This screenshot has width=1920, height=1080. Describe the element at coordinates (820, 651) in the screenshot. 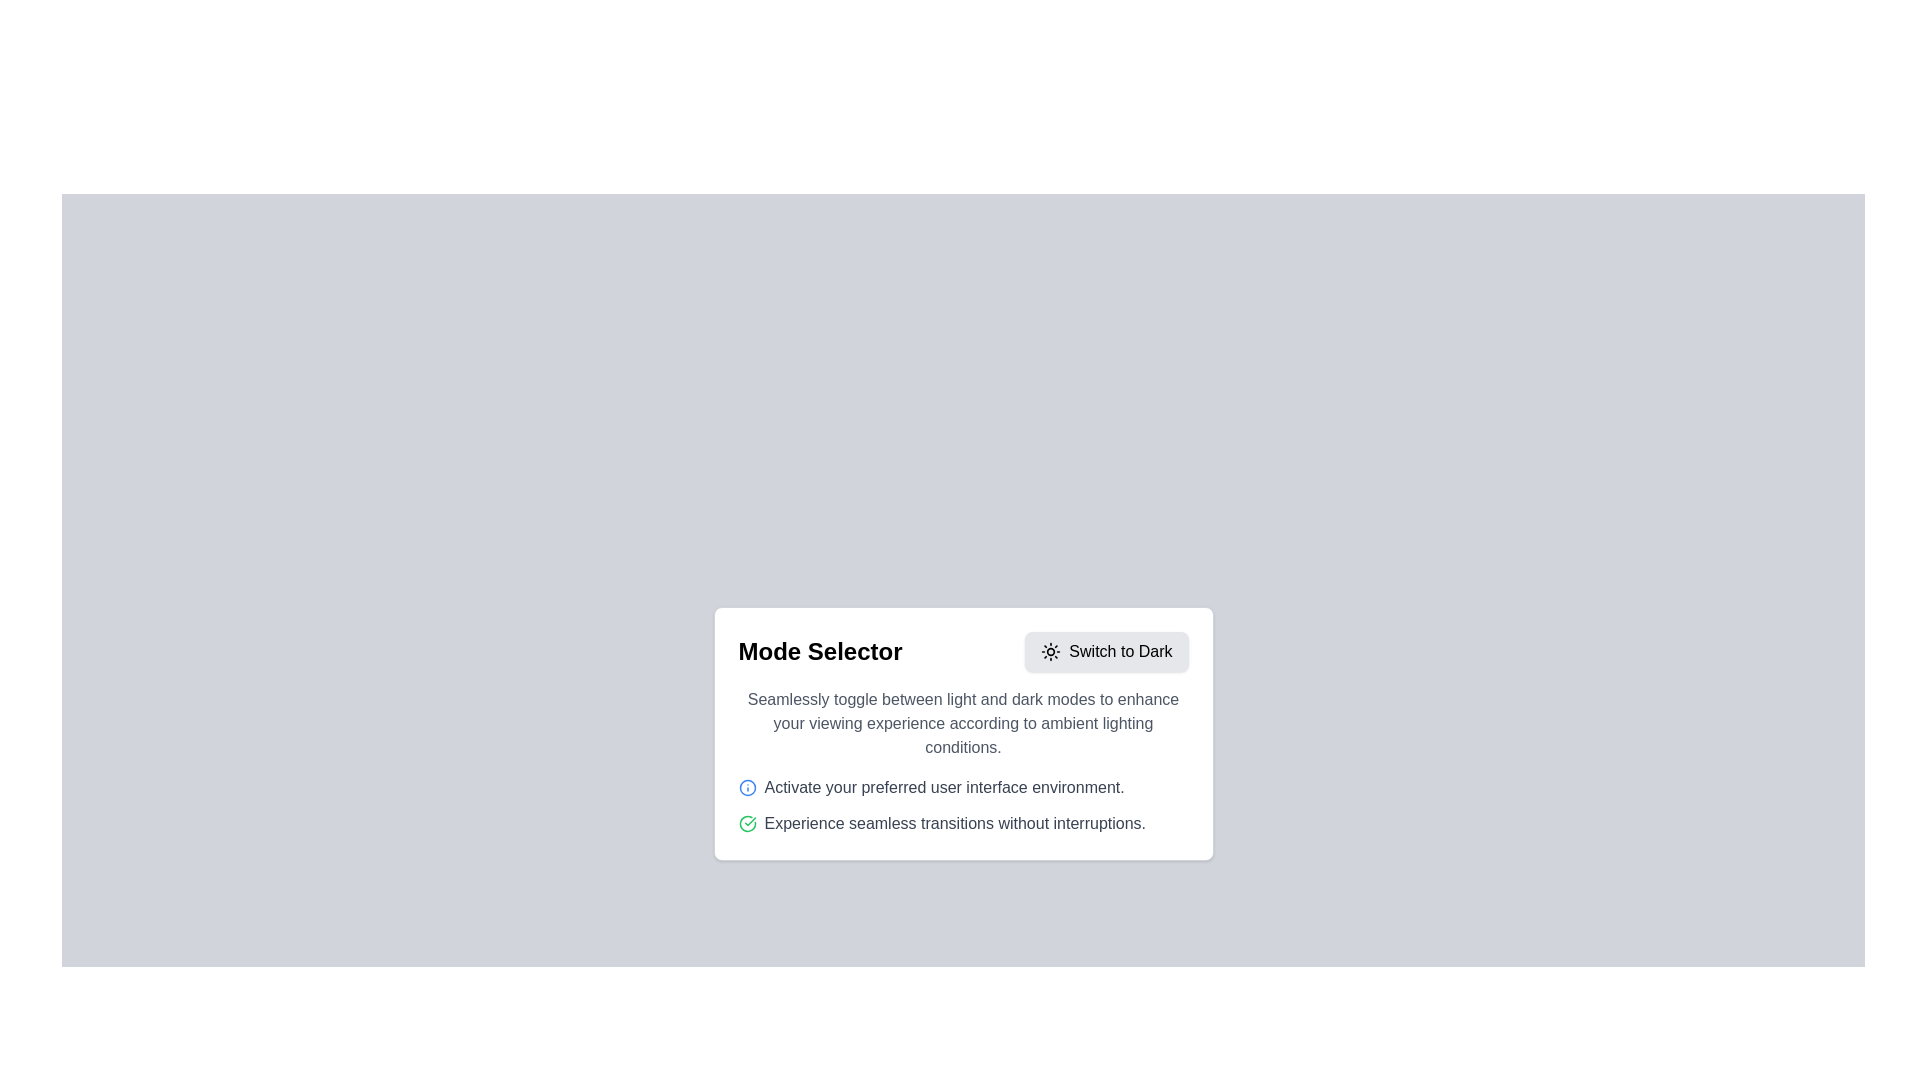

I see `the text label indicating 'Mode Selector' to read its content` at that location.